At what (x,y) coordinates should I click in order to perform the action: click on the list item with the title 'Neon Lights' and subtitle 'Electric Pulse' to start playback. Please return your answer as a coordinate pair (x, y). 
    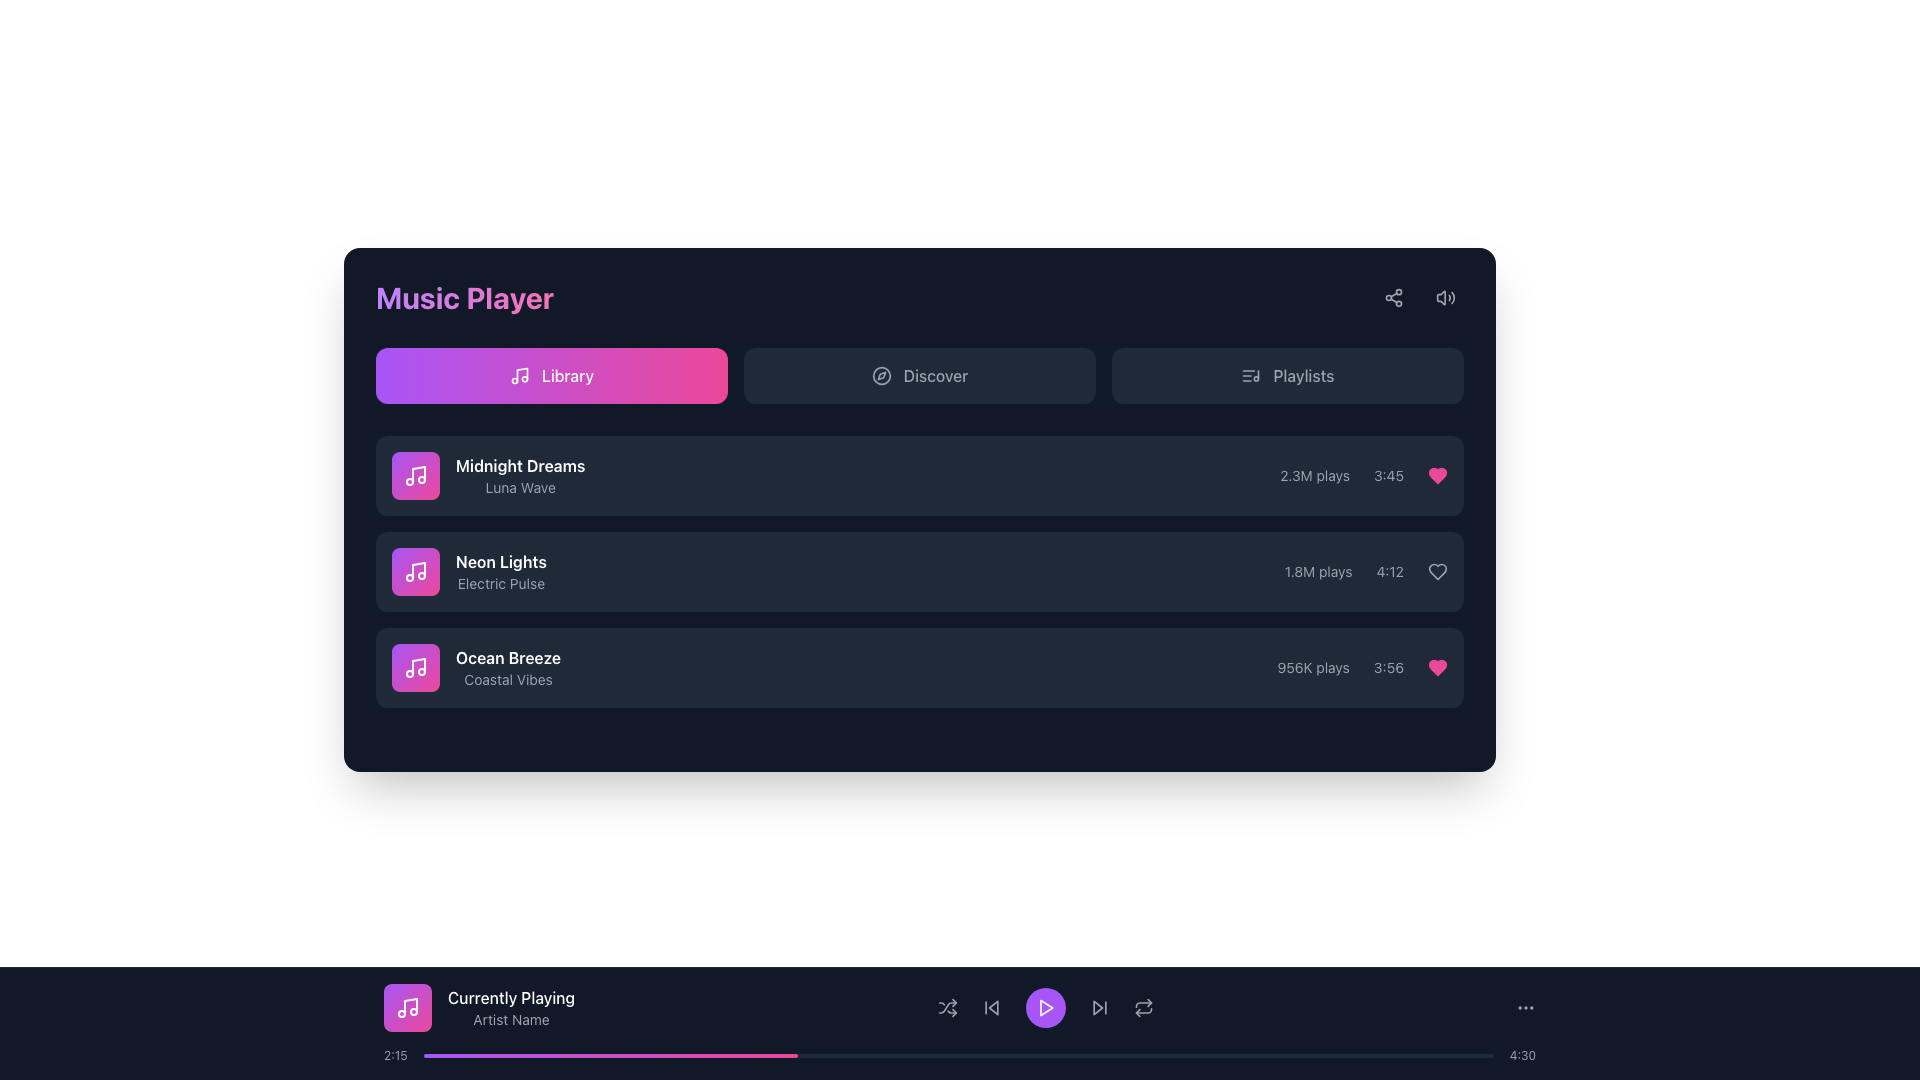
    Looking at the image, I should click on (919, 571).